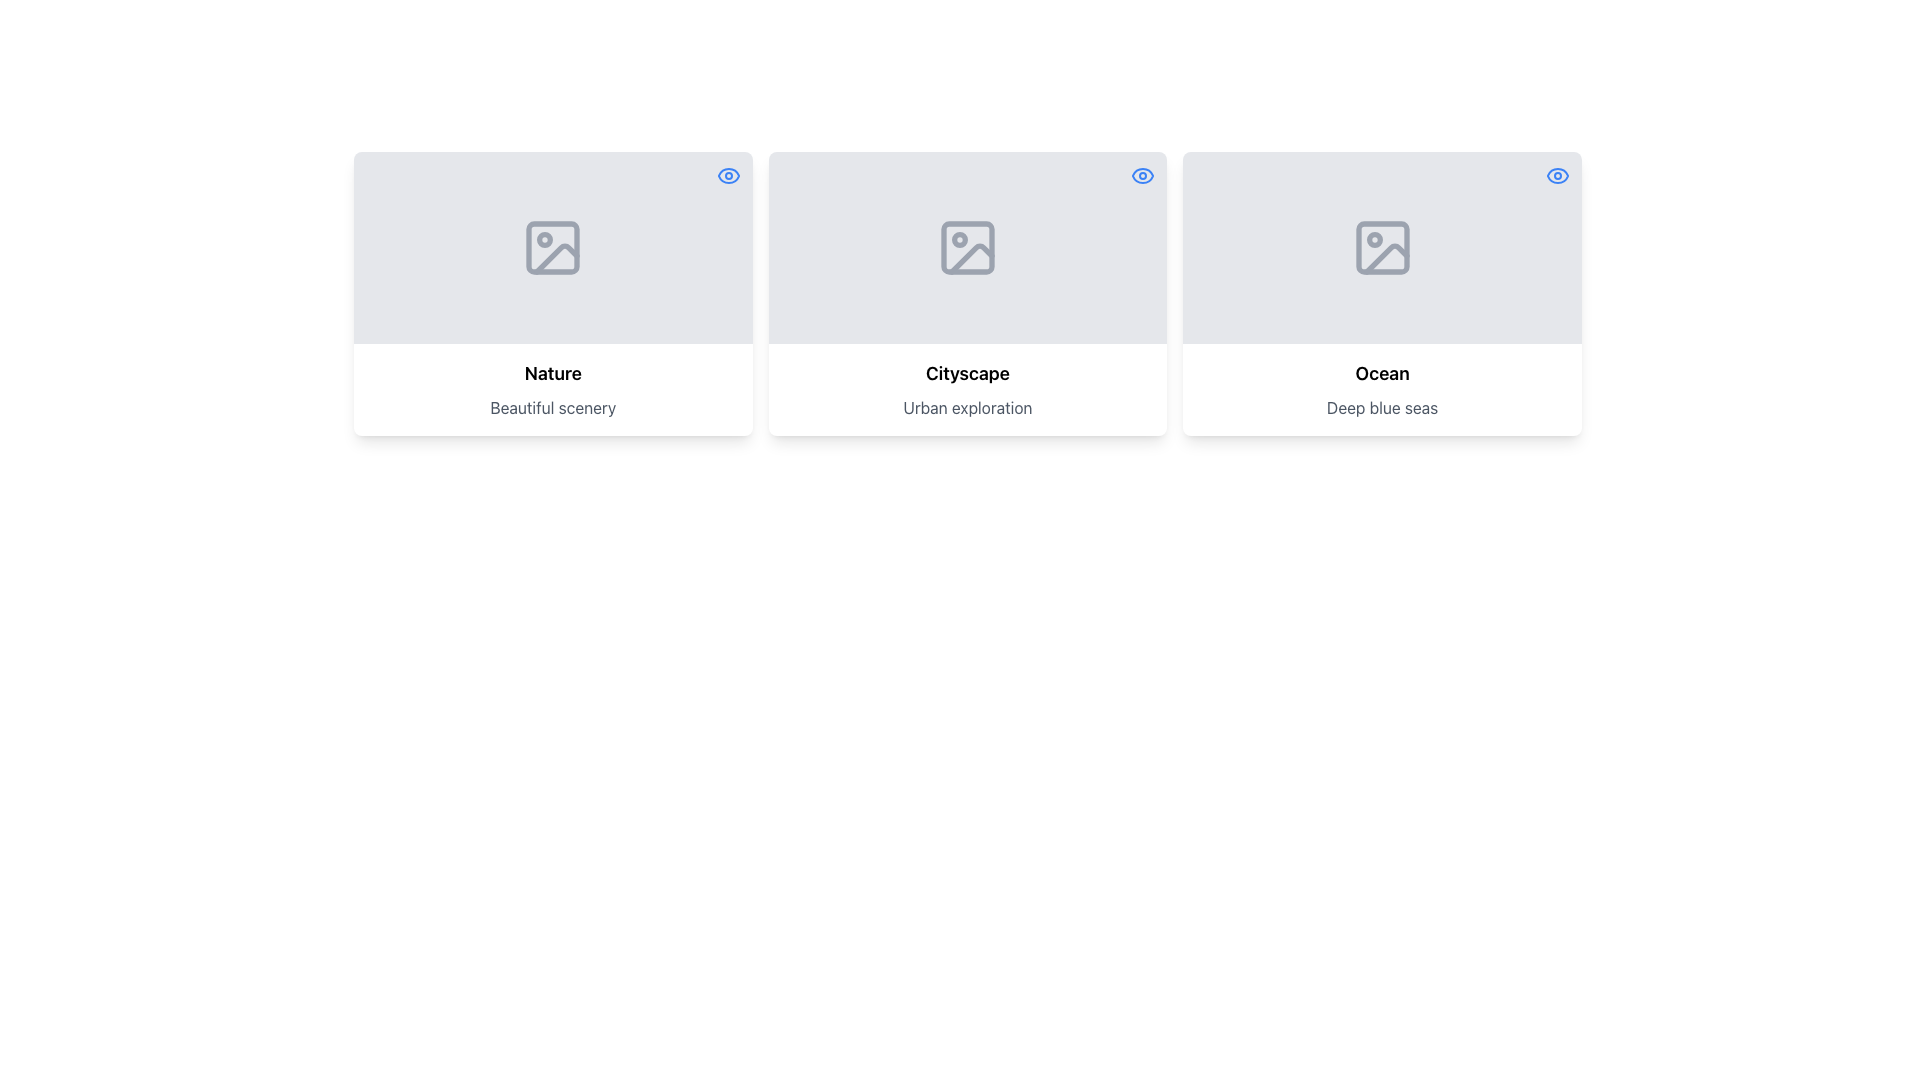  I want to click on the SVG rectangle shape in the top-left corner of the 'Nature' icon, so click(553, 246).